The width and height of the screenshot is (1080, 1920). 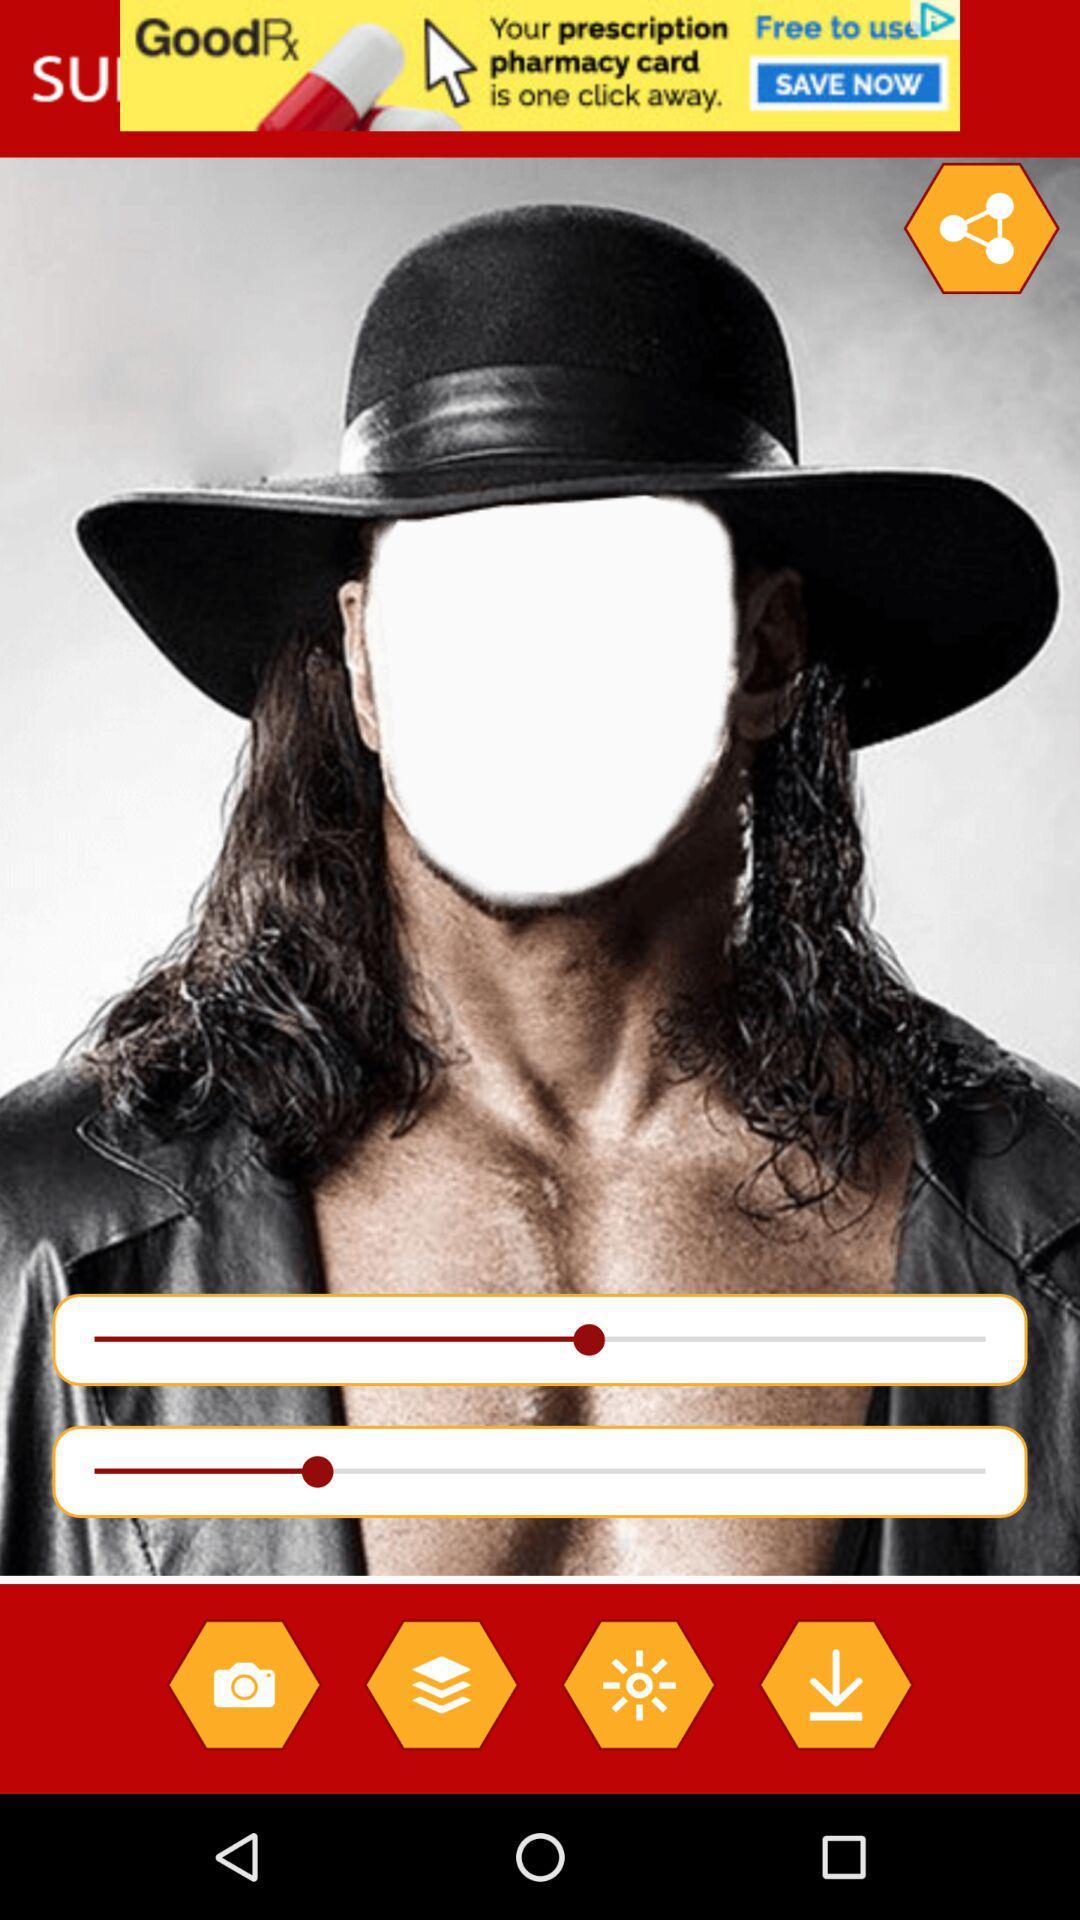 I want to click on change luminosity, so click(x=638, y=1683).